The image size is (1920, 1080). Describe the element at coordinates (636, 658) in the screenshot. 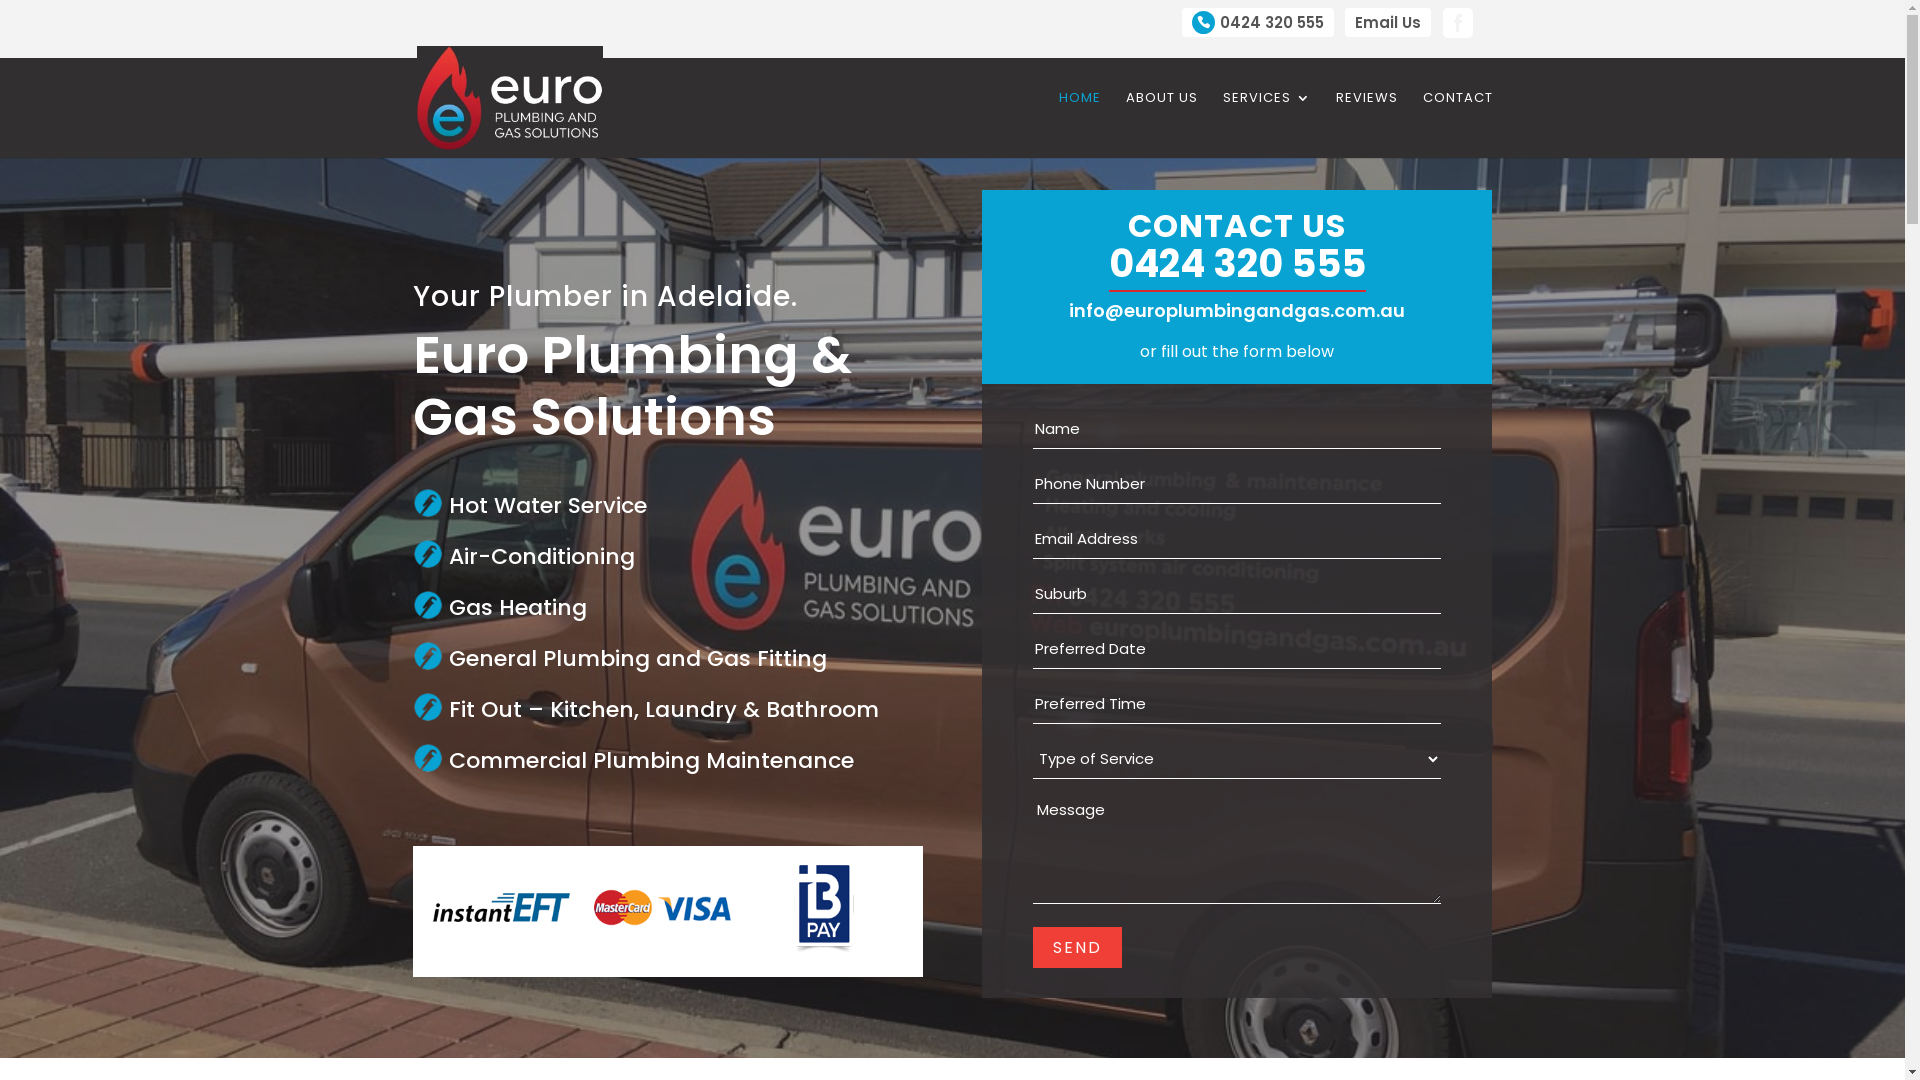

I see `'General Plumbing and Gas Fitting'` at that location.